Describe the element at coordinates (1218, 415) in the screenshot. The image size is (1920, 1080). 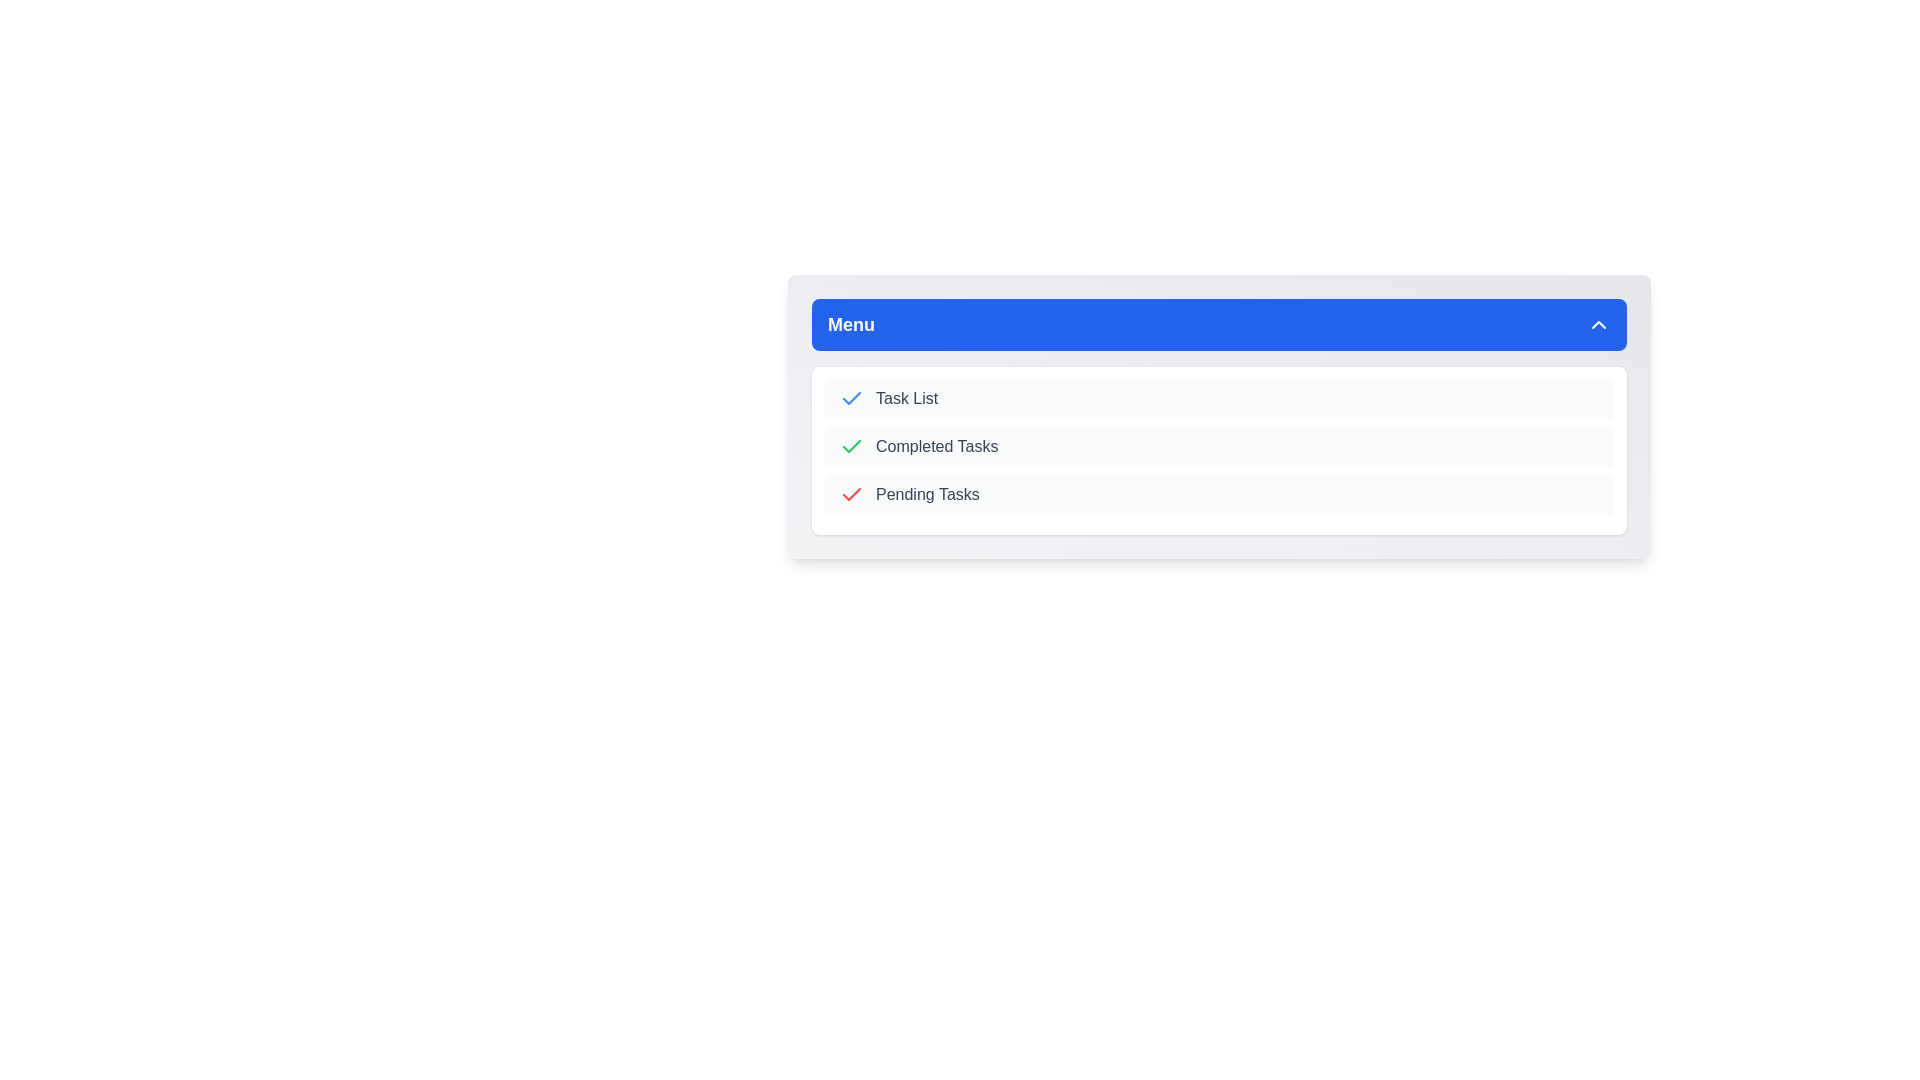
I see `the individual rows of the Dropdown menu located in the upper-middle section of the main interface` at that location.